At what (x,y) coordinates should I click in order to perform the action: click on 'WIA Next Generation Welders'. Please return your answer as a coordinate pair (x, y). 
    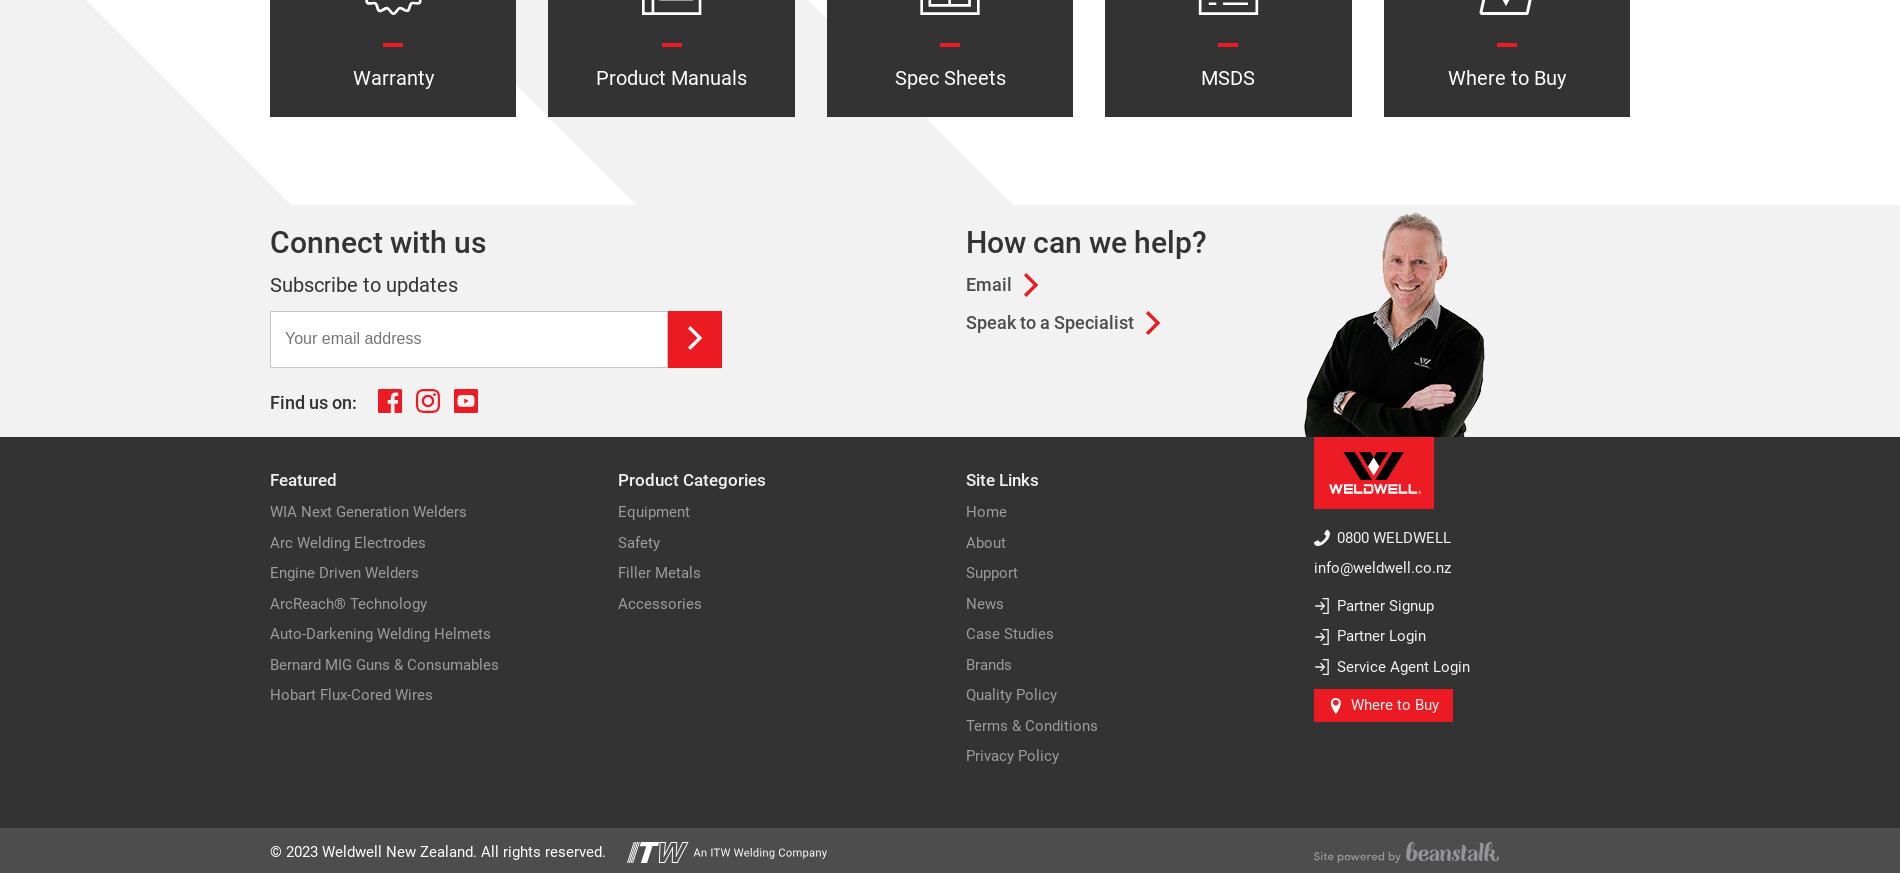
    Looking at the image, I should click on (367, 512).